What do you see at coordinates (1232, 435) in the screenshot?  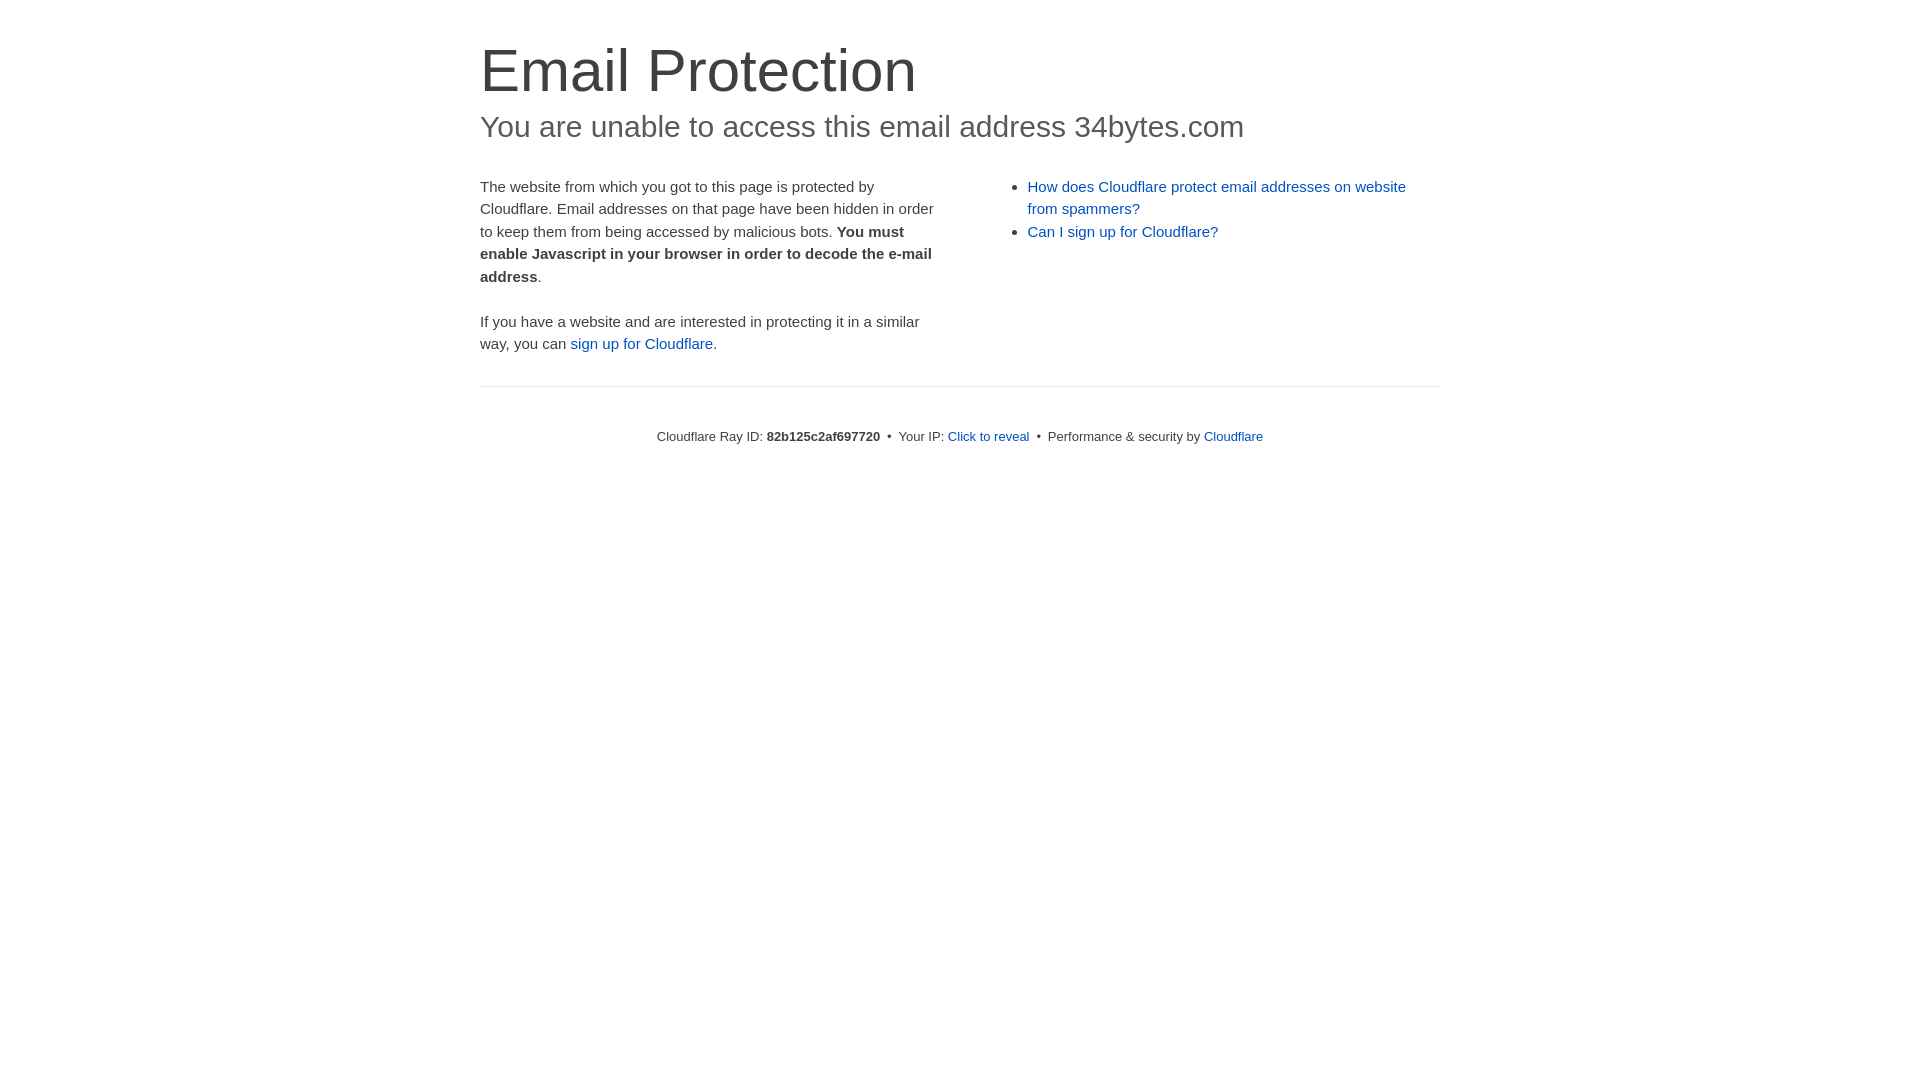 I see `'Cloudflare'` at bounding box center [1232, 435].